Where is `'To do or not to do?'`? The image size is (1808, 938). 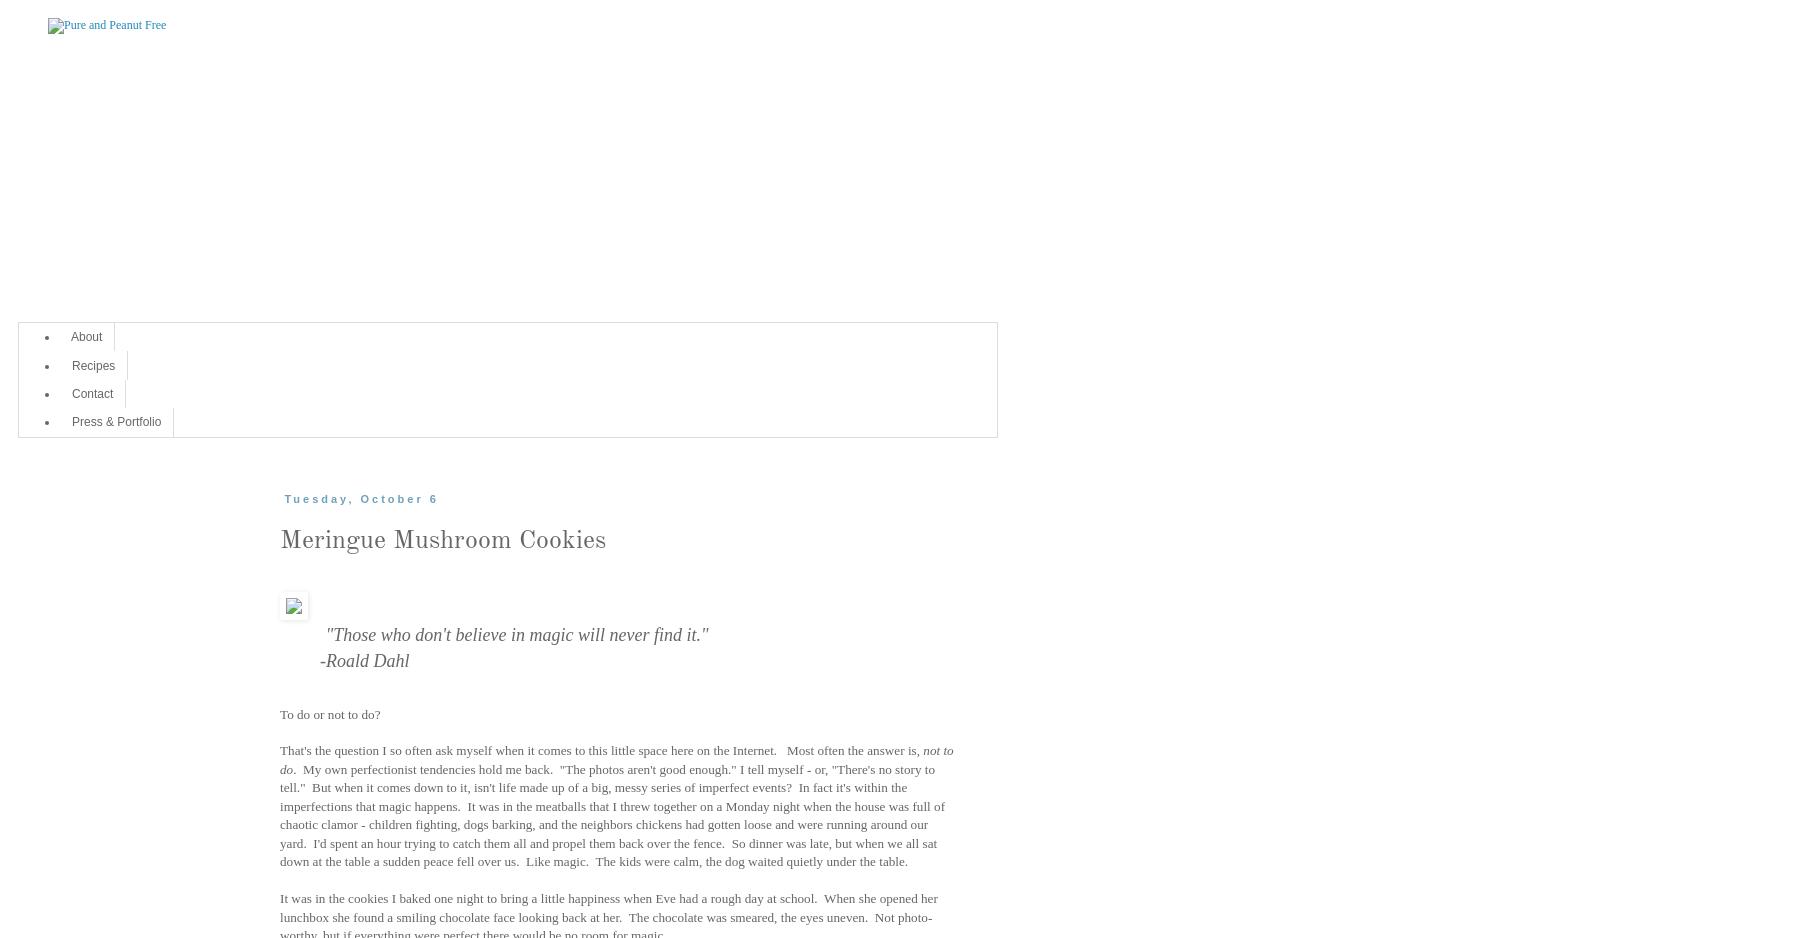 'To do or not to do?' is located at coordinates (329, 712).